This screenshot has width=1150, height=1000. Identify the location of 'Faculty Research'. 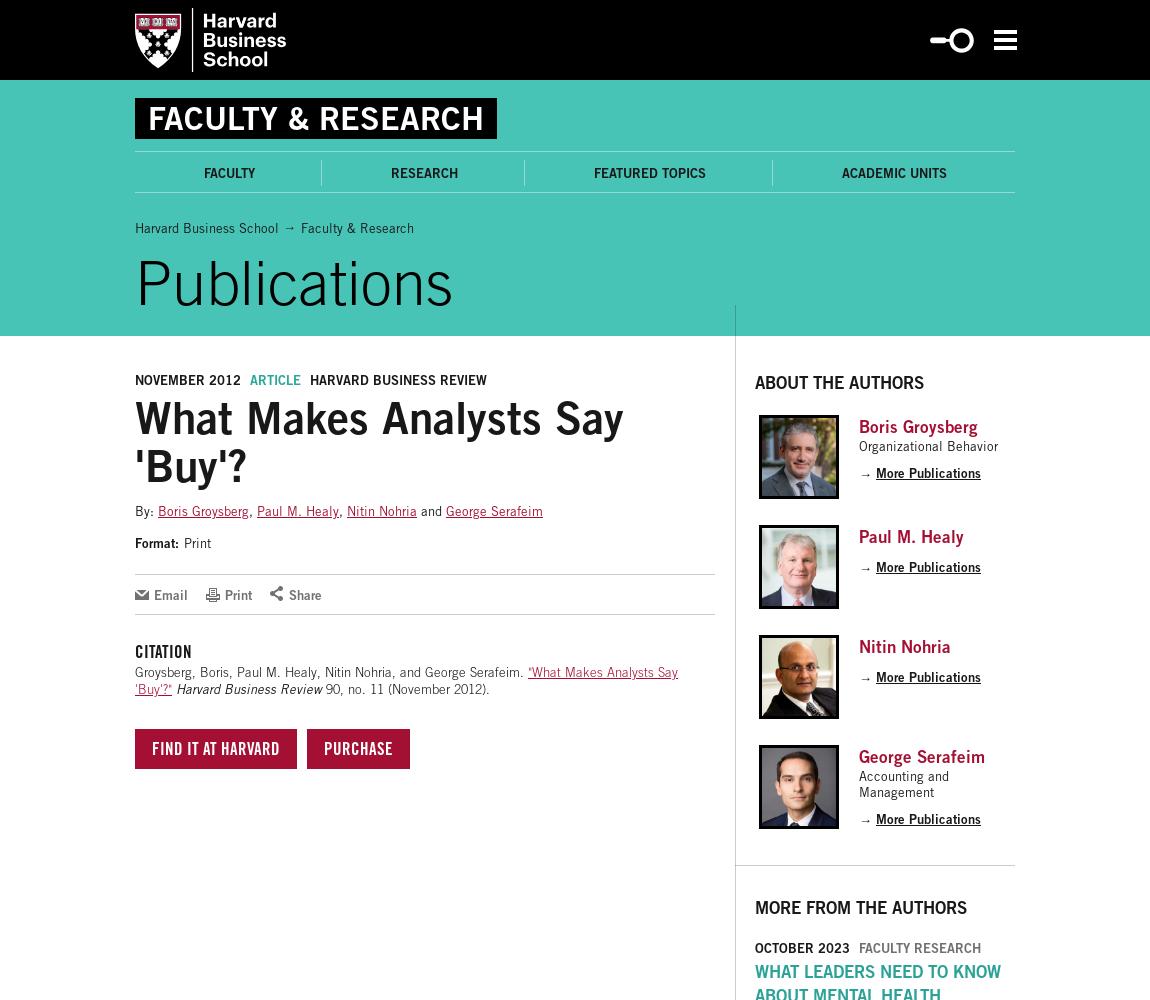
(920, 947).